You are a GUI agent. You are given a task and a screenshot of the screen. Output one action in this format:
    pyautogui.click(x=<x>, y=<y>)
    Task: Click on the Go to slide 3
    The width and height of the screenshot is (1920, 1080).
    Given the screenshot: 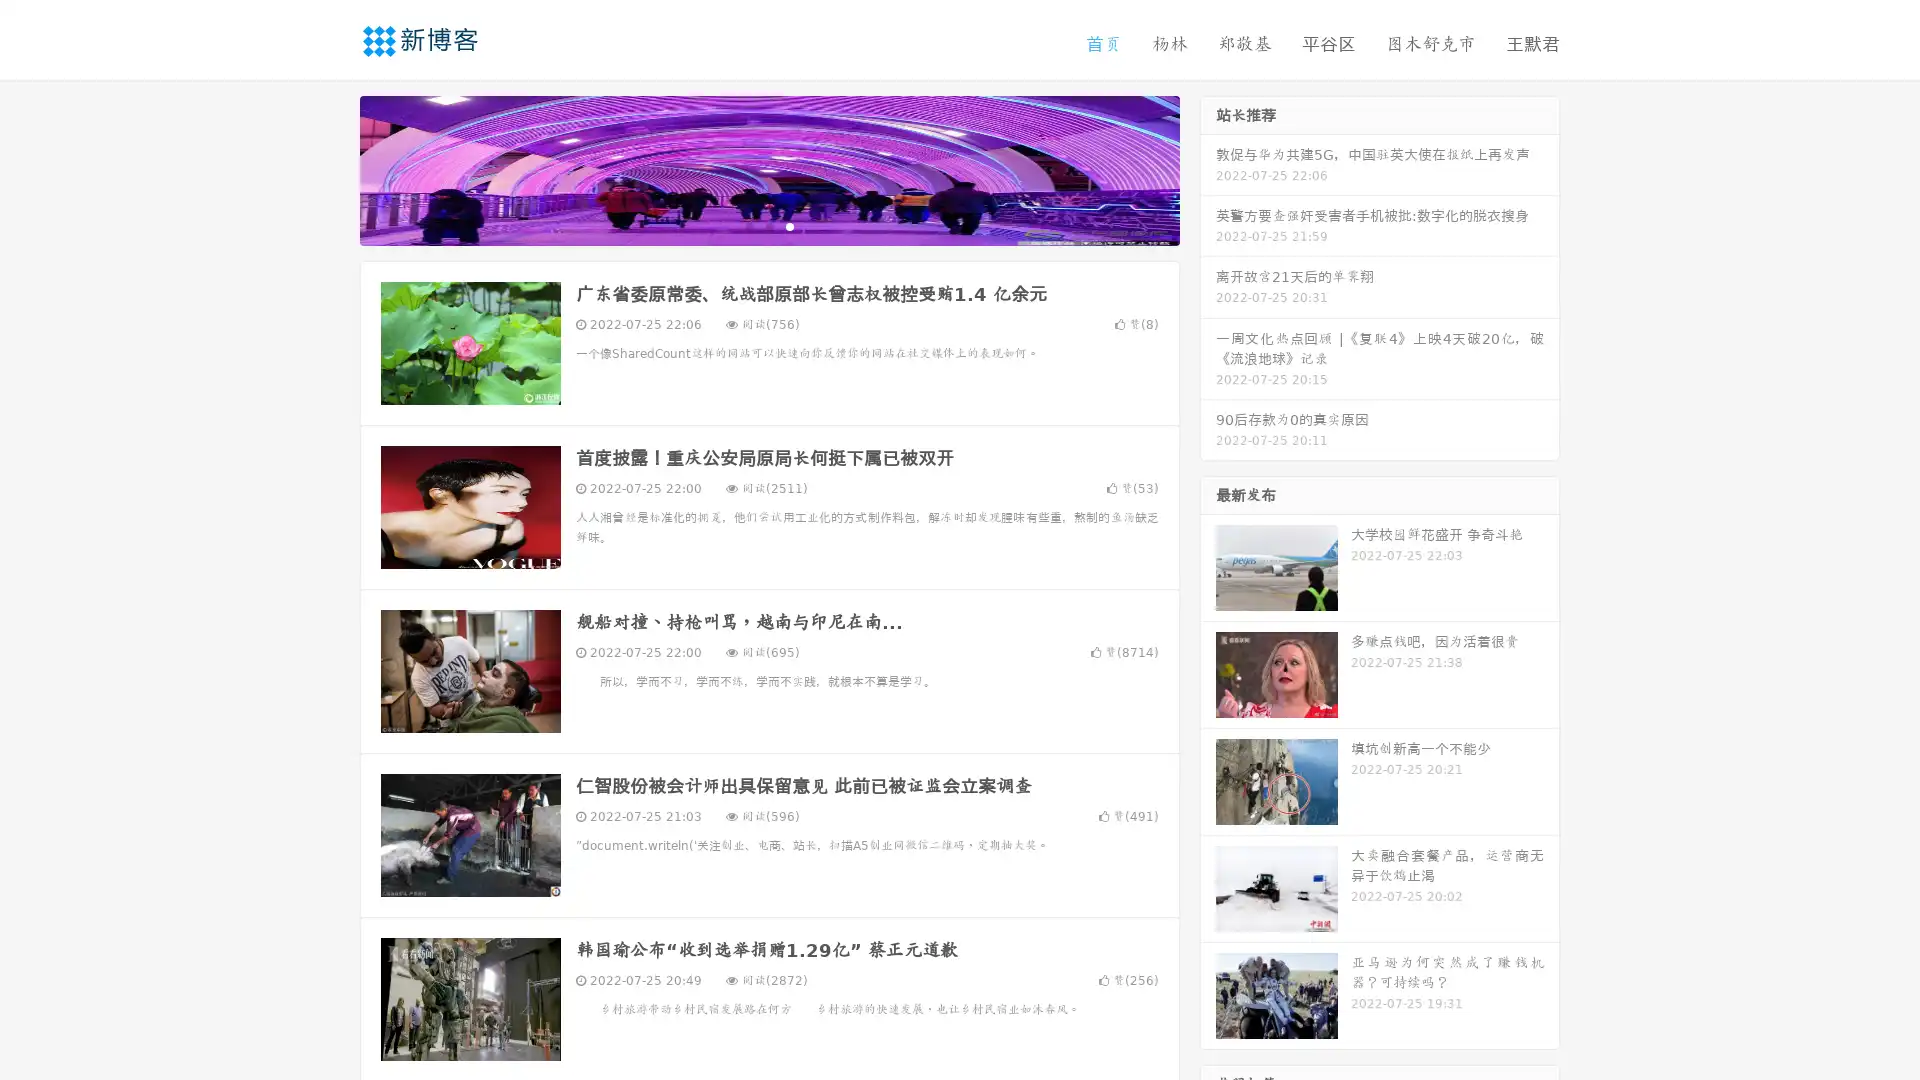 What is the action you would take?
    pyautogui.click(x=789, y=225)
    